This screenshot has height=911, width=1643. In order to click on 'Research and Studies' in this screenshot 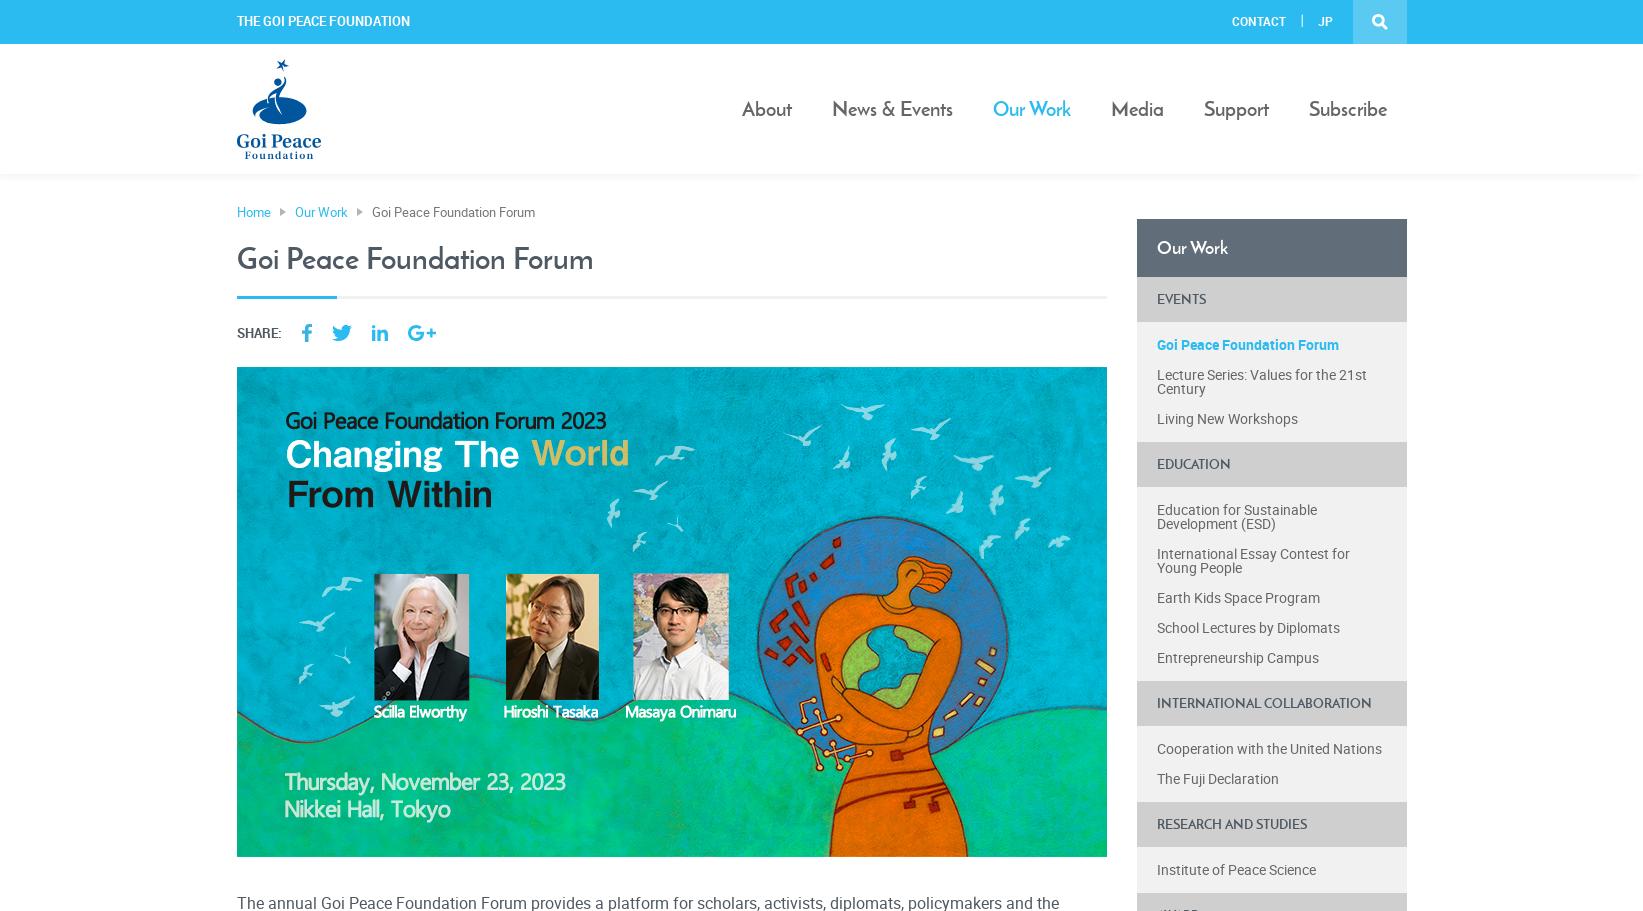, I will do `click(1229, 823)`.